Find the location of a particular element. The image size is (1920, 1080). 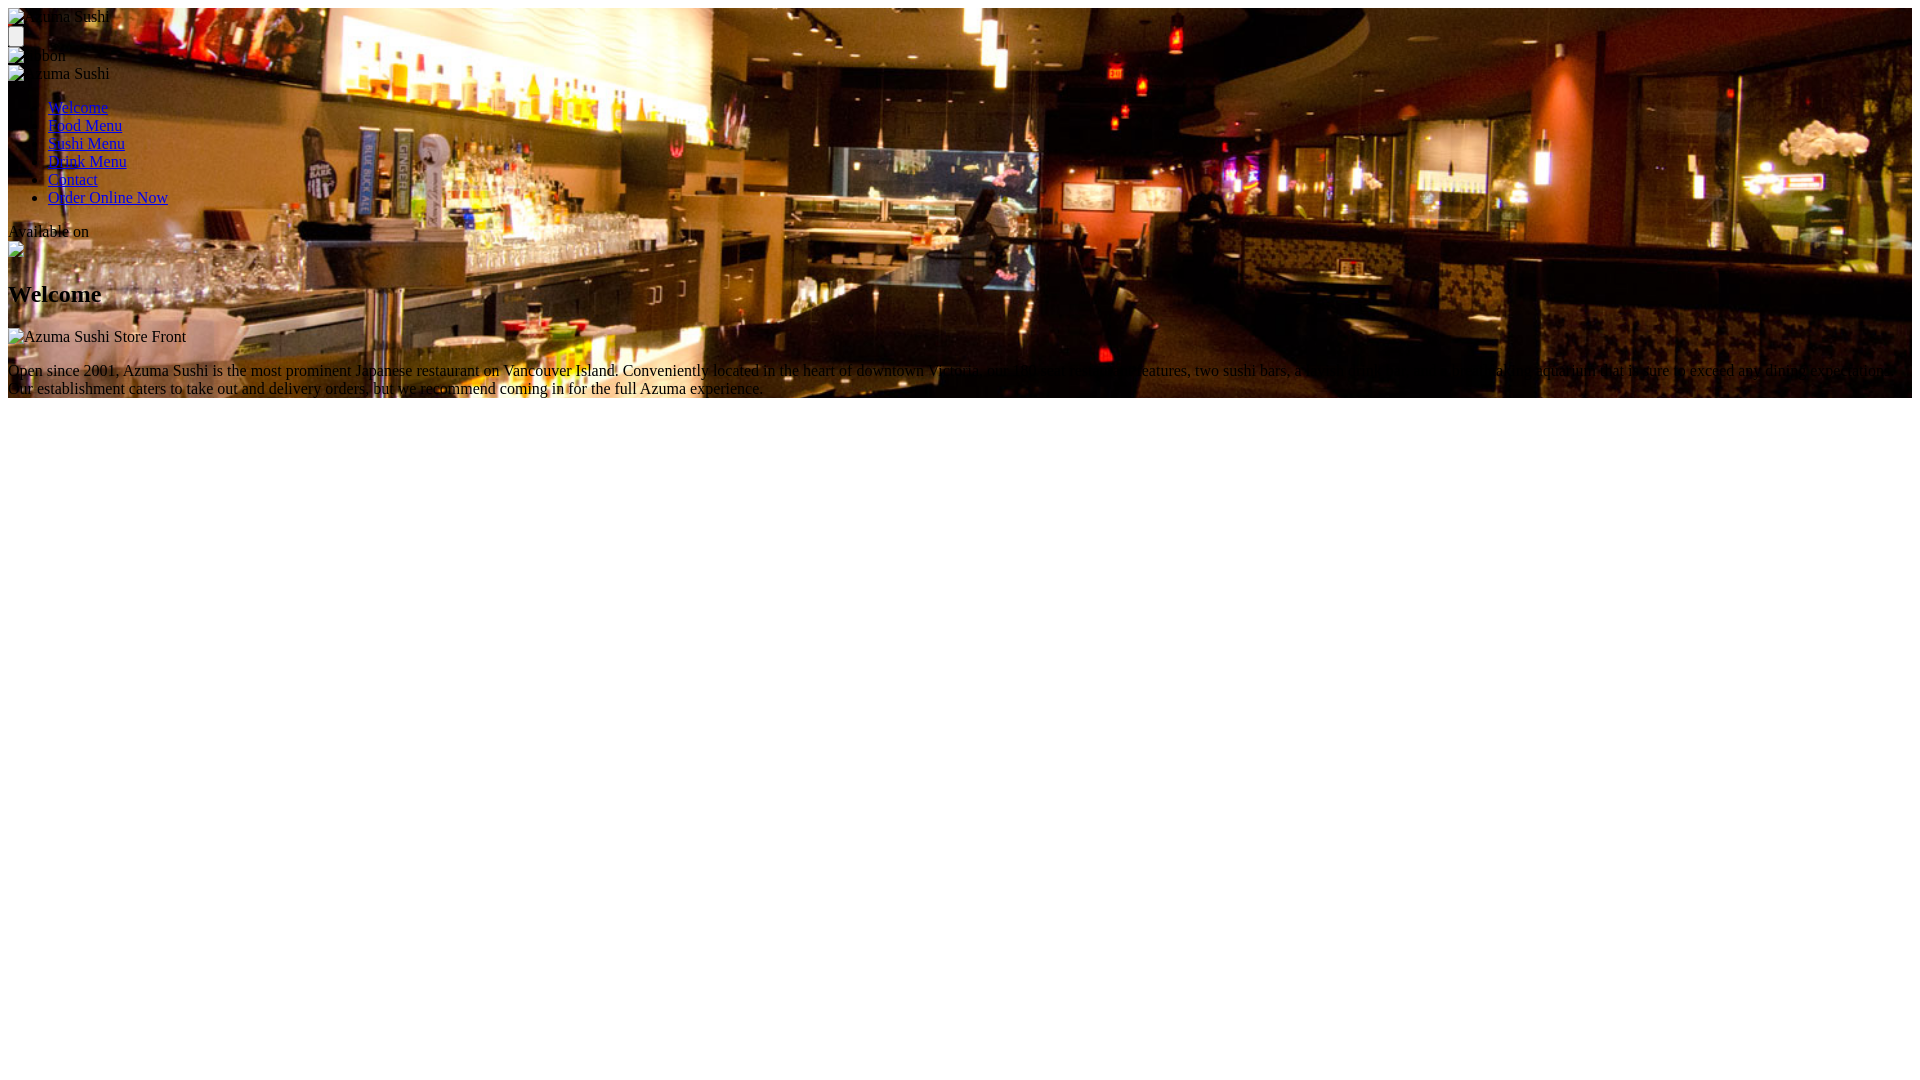

'Order Online Now' is located at coordinates (106, 197).